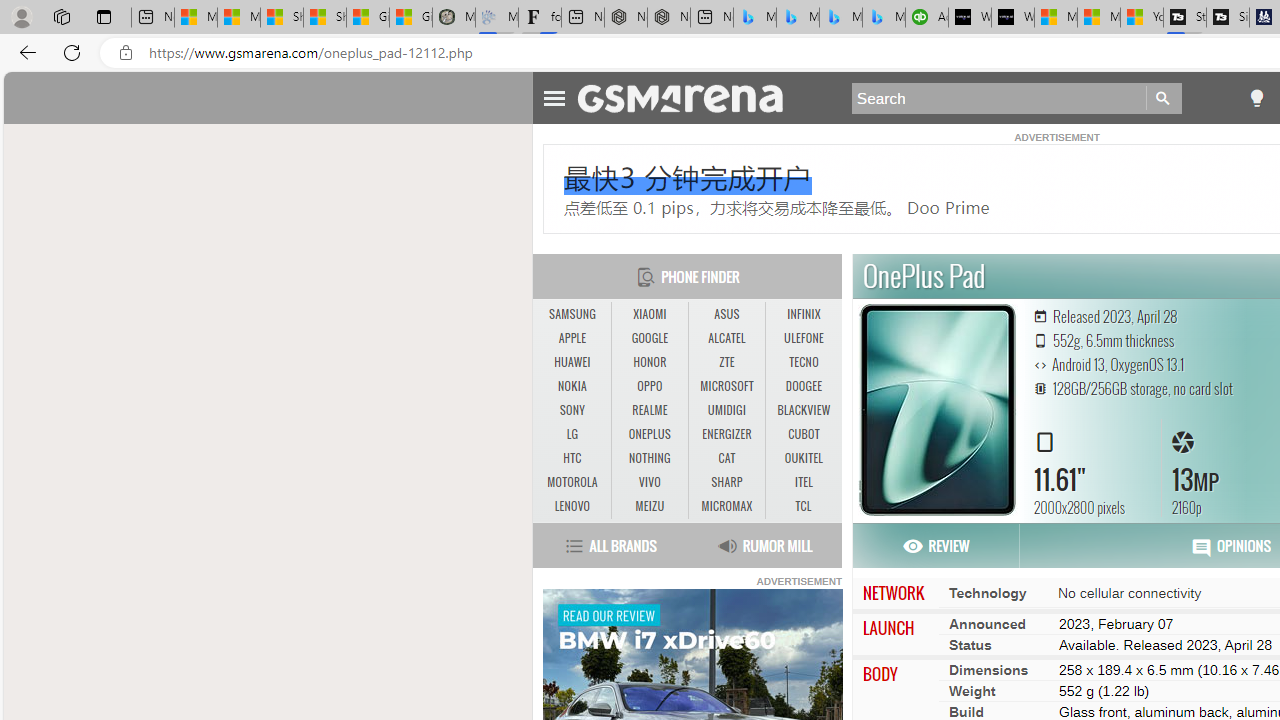 Image resolution: width=1280 pixels, height=720 pixels. What do you see at coordinates (571, 505) in the screenshot?
I see `'LENOVO'` at bounding box center [571, 505].